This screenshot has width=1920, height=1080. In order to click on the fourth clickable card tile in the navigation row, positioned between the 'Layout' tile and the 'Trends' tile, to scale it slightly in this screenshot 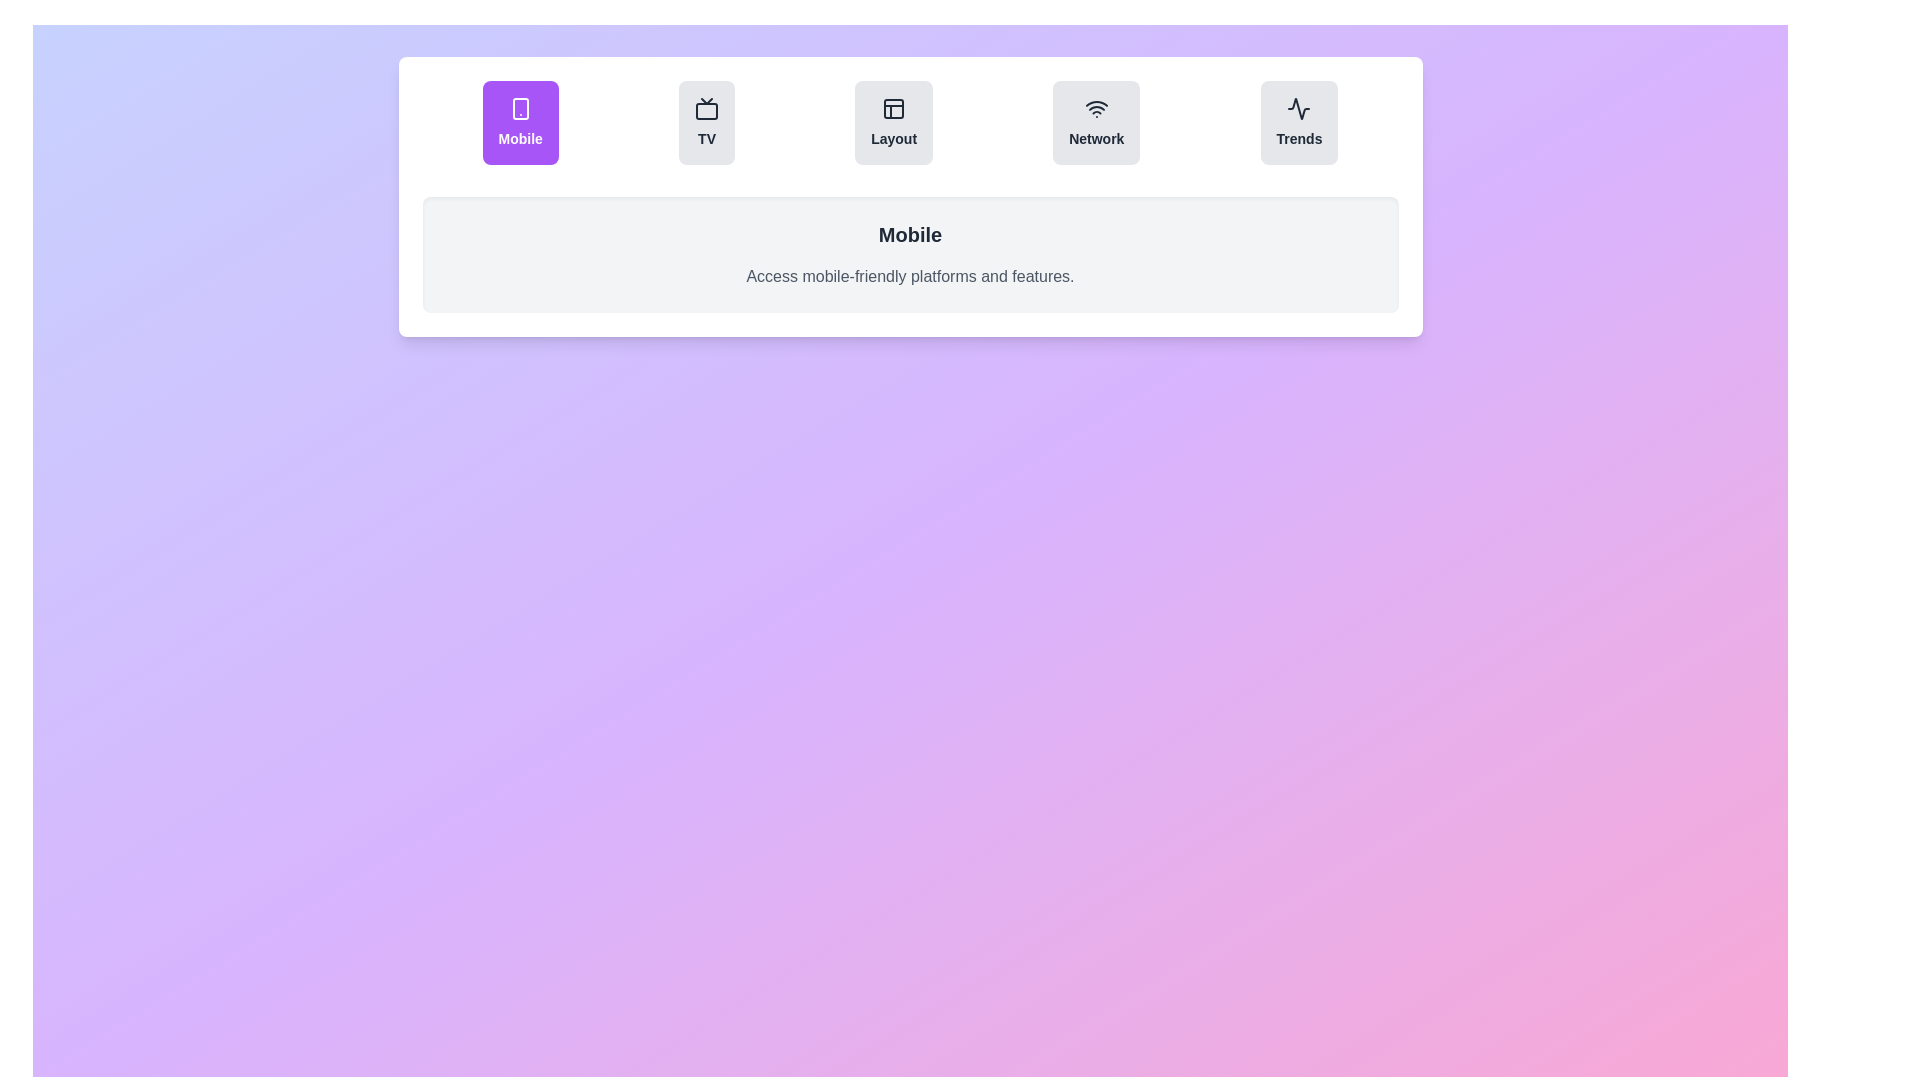, I will do `click(1095, 123)`.